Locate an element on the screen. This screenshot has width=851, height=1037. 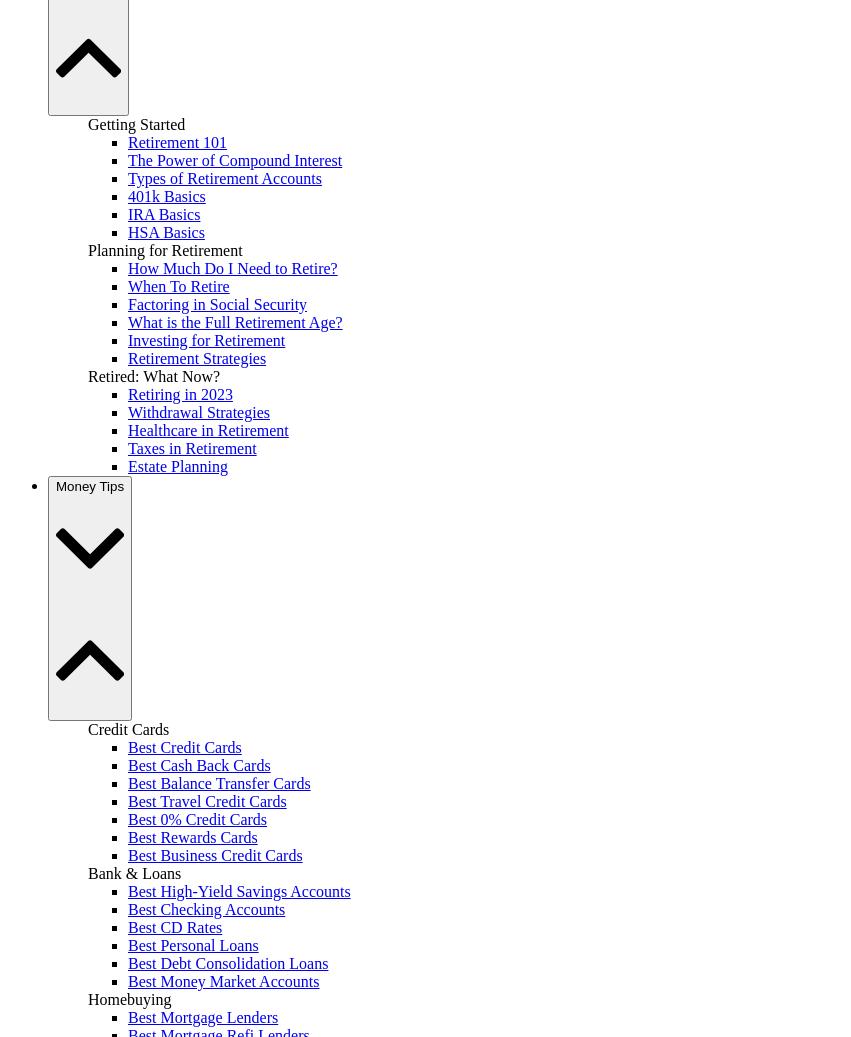
'Healthcare in Retirement' is located at coordinates (127, 428).